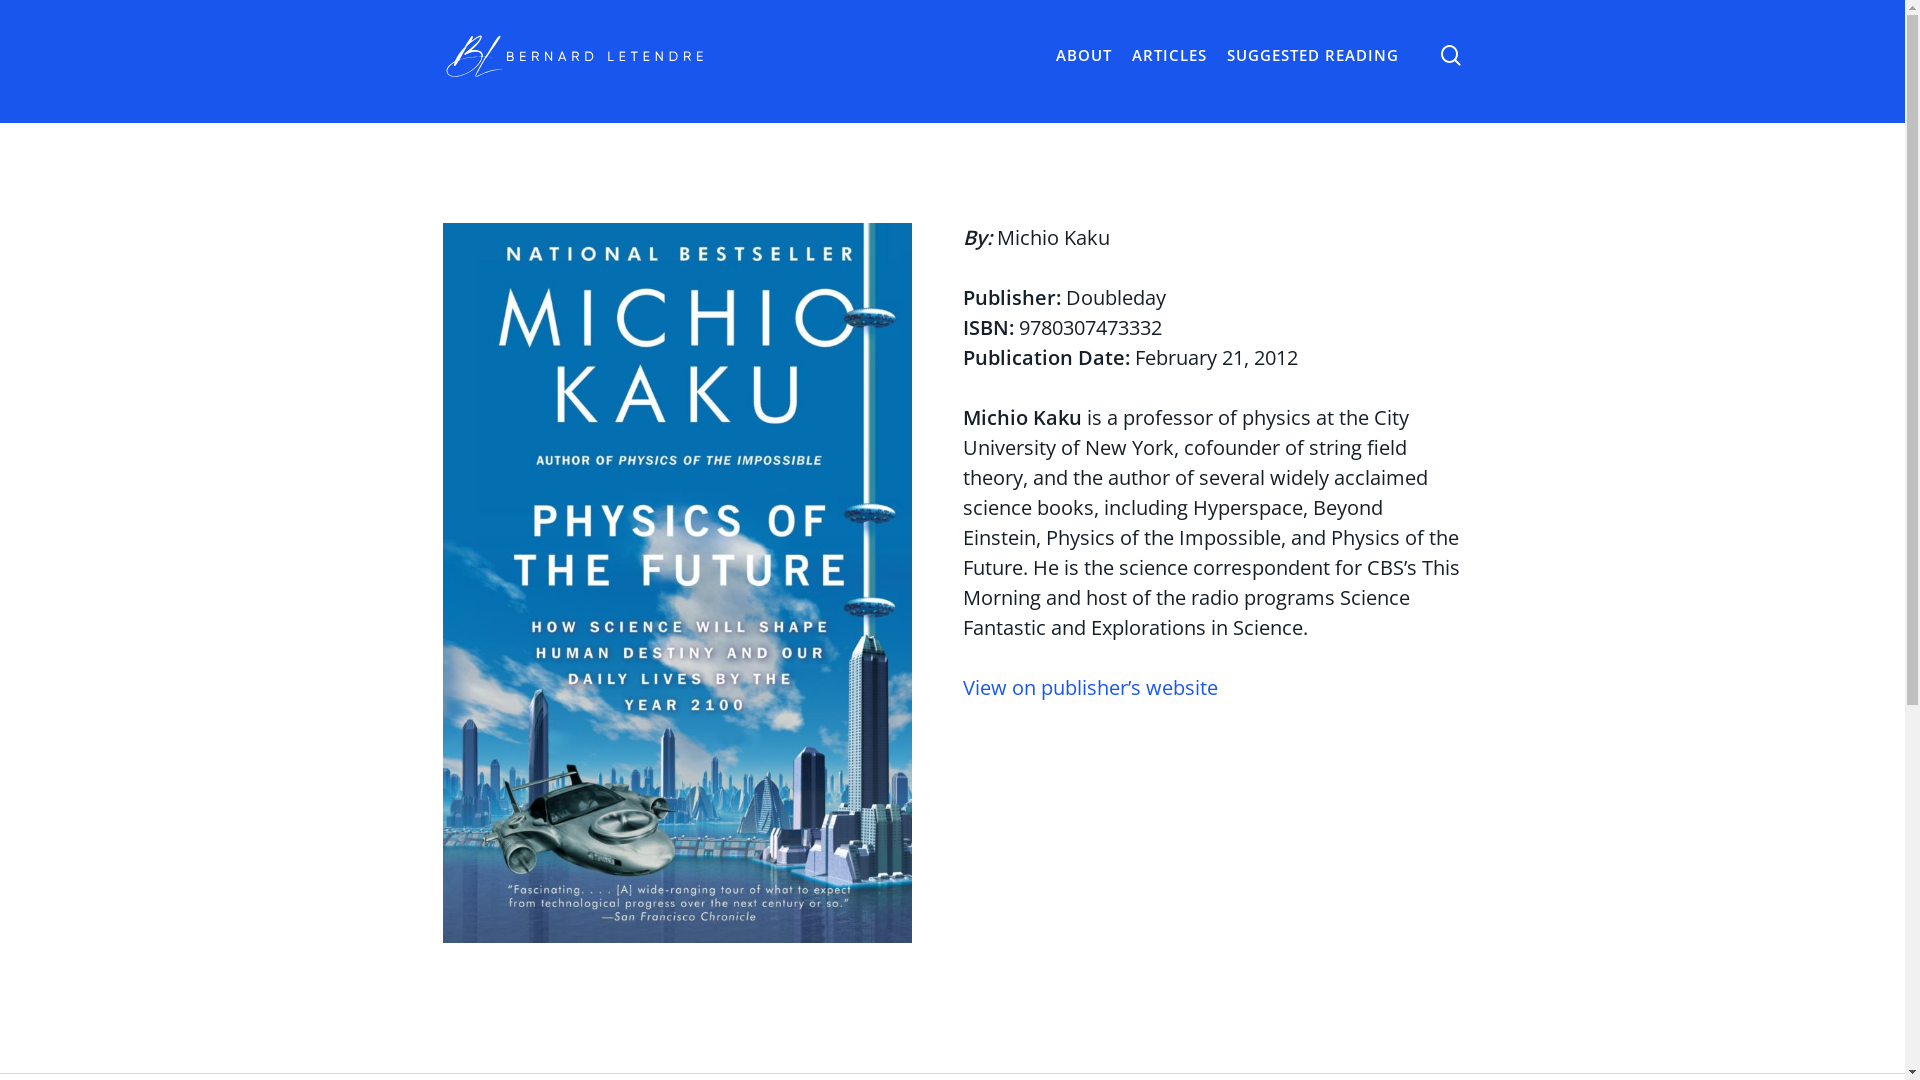 The image size is (1920, 1080). Describe the element at coordinates (1083, 53) in the screenshot. I see `'ABOUT'` at that location.